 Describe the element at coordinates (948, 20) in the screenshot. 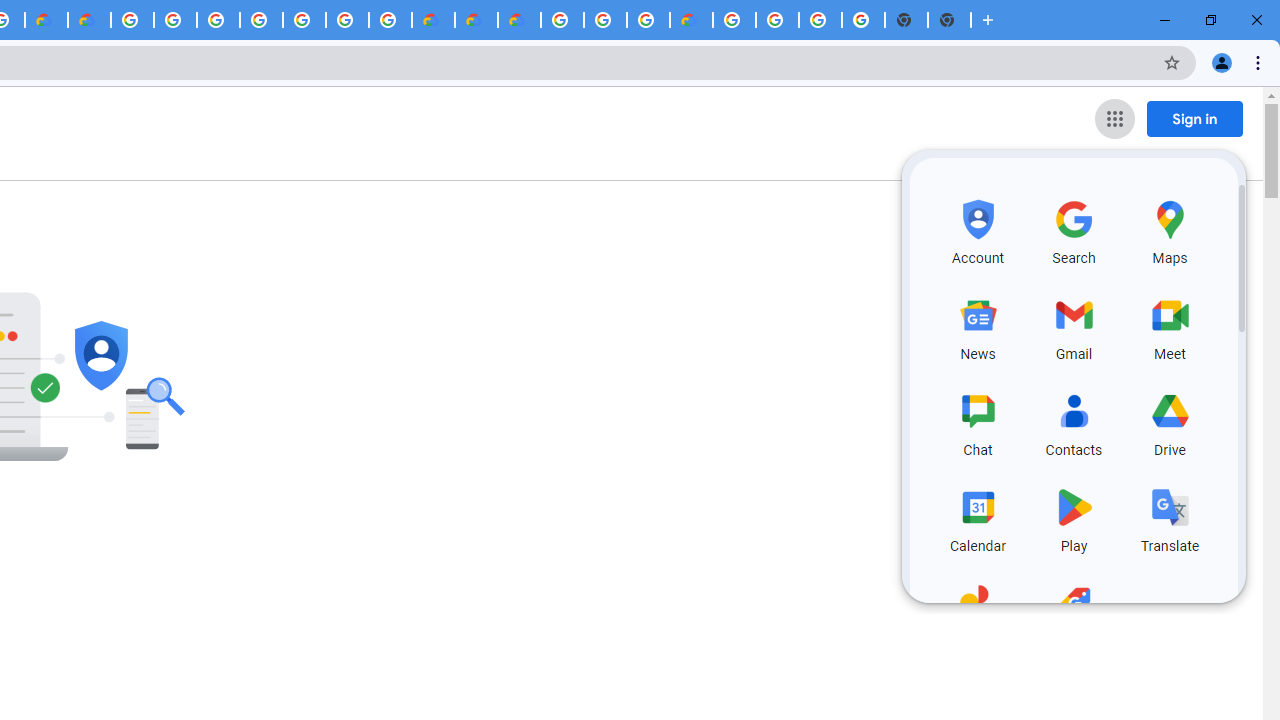

I see `'New Tab'` at that location.